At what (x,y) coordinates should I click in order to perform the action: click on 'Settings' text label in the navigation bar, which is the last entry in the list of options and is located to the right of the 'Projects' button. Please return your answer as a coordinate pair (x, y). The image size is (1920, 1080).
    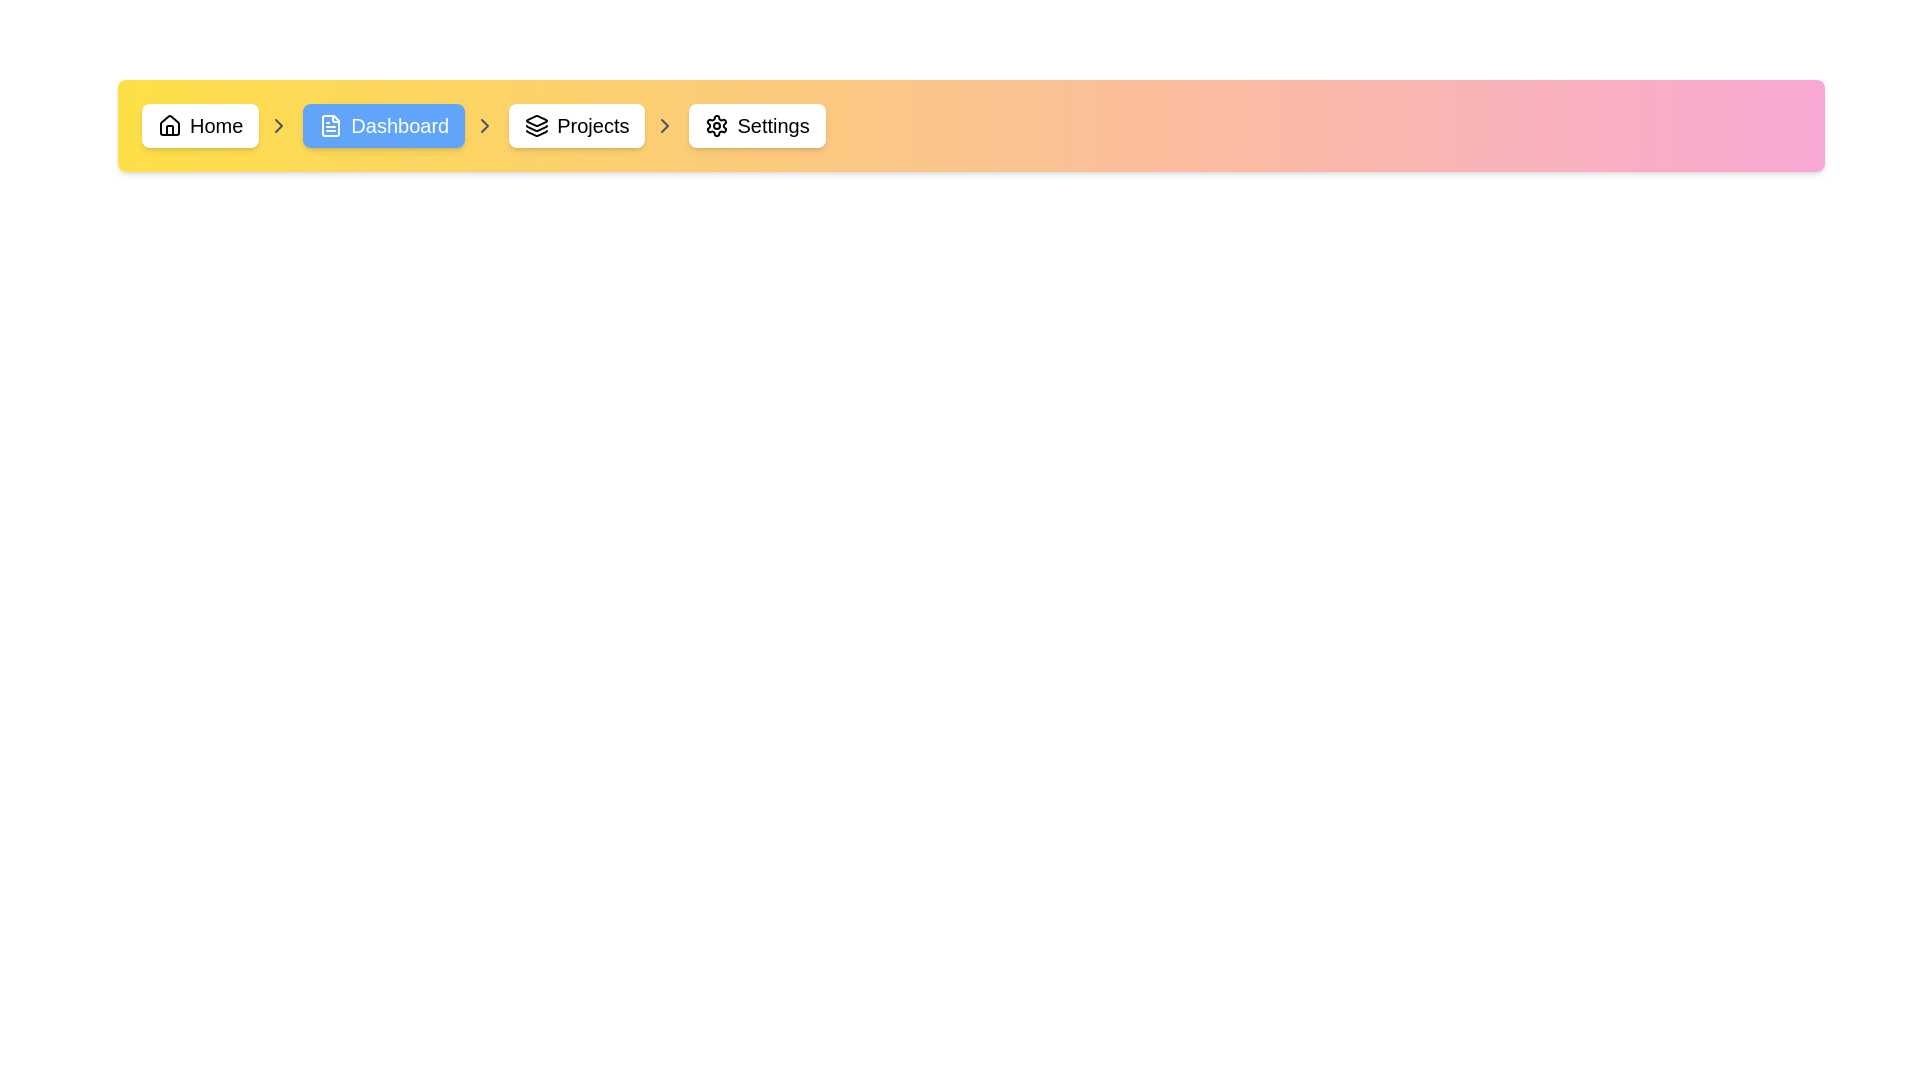
    Looking at the image, I should click on (772, 126).